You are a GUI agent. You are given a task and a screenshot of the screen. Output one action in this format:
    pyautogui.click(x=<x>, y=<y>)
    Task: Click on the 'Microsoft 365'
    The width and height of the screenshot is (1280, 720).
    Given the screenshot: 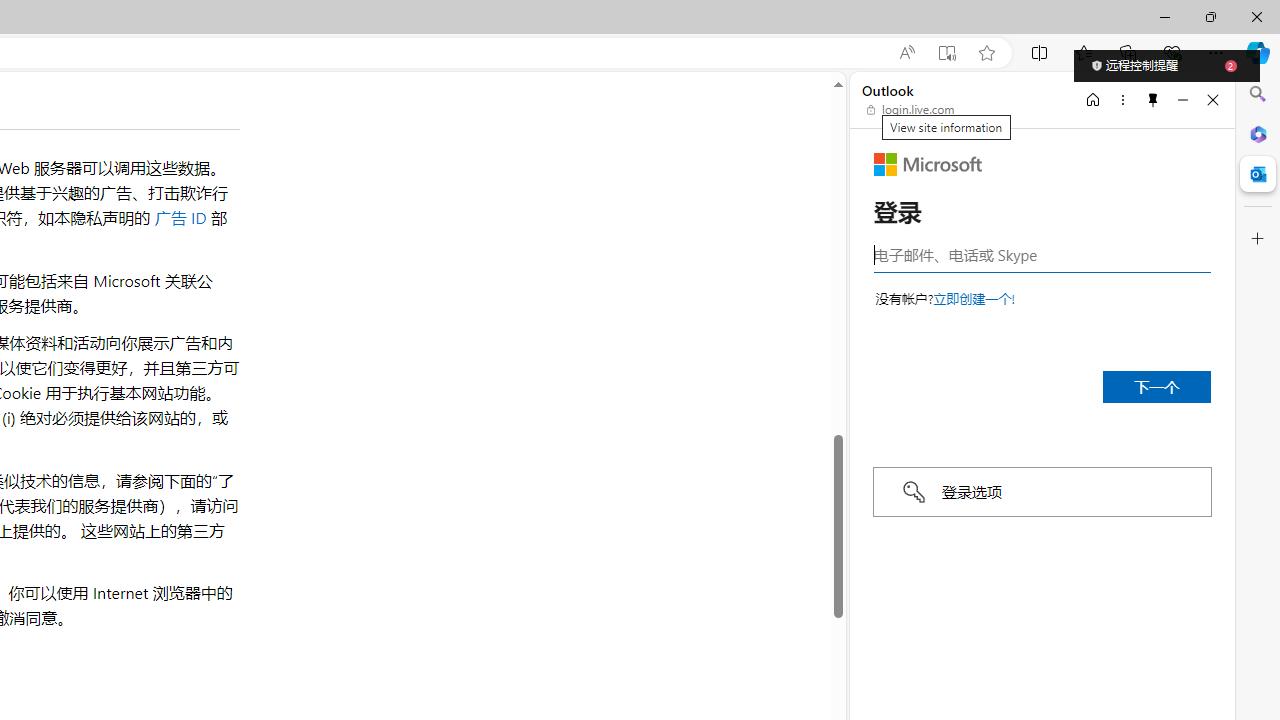 What is the action you would take?
    pyautogui.click(x=1257, y=133)
    